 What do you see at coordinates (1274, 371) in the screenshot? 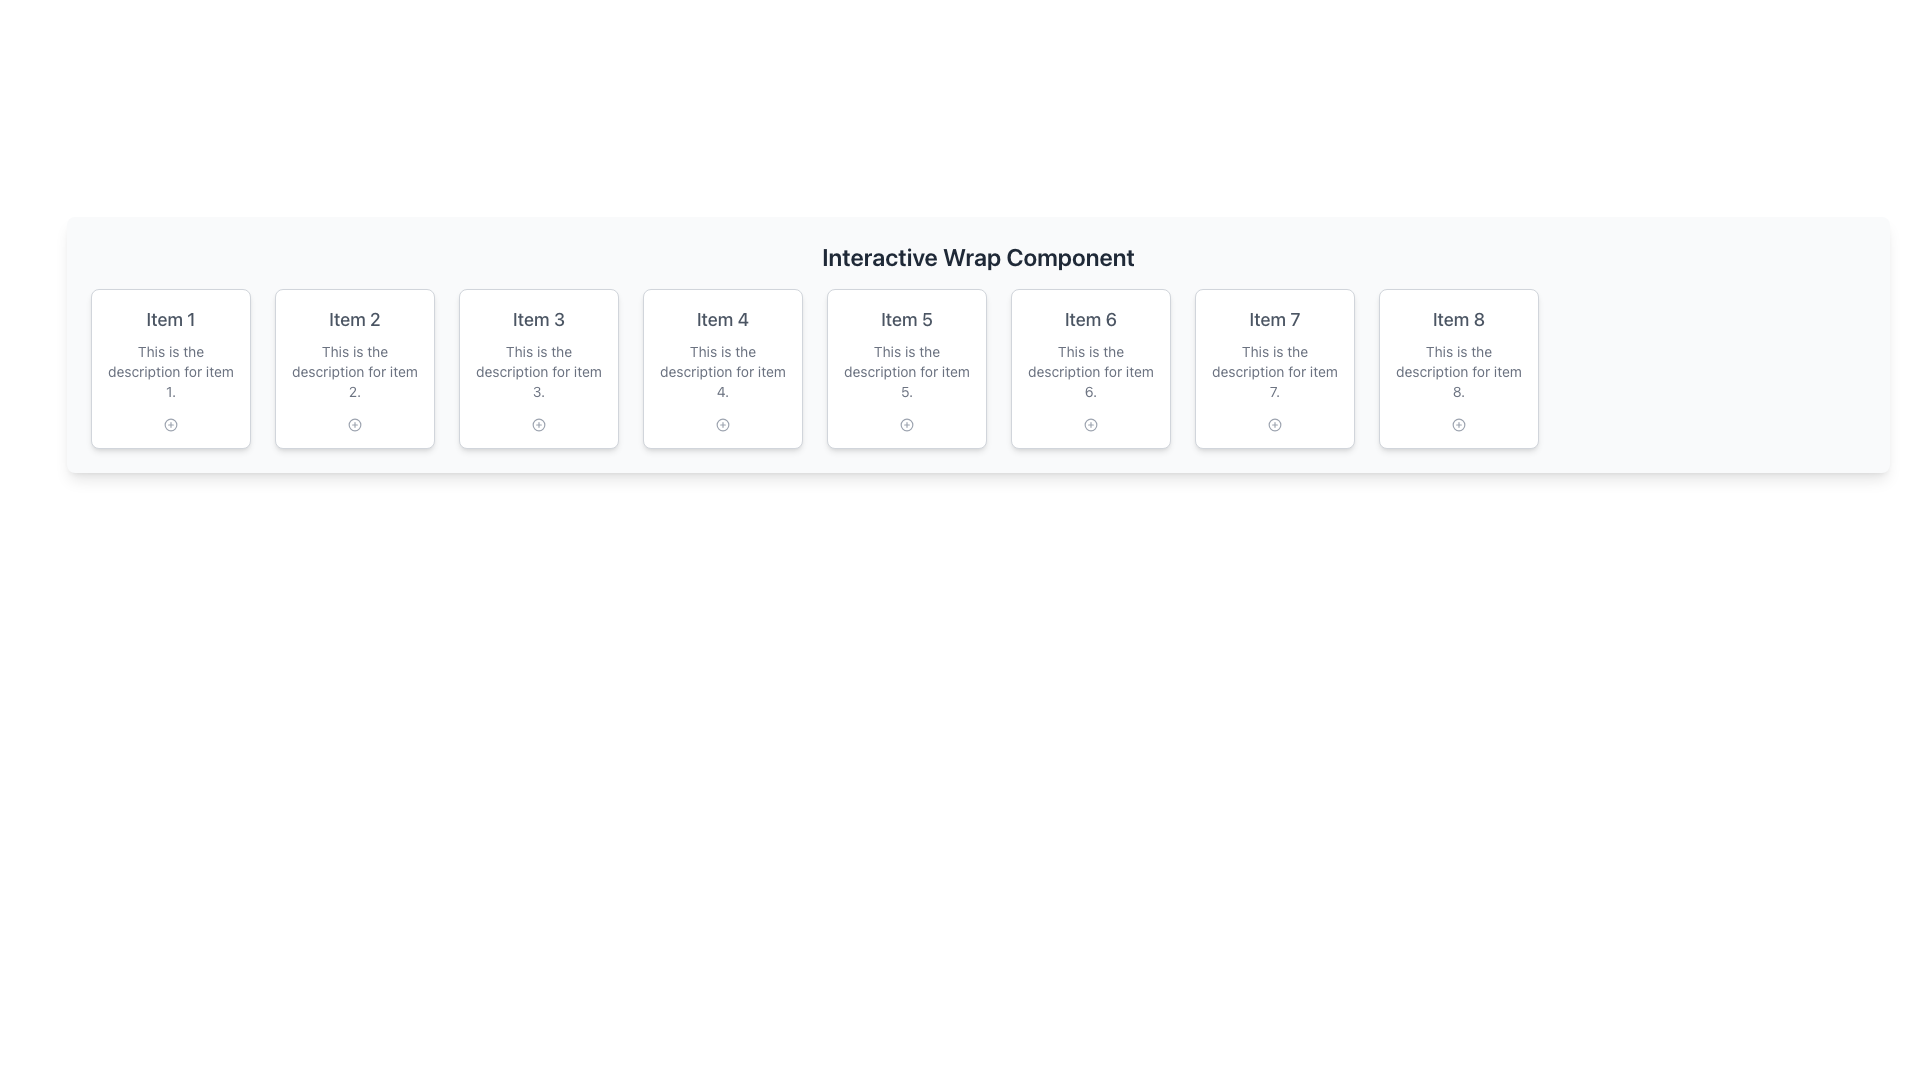
I see `the static text element providing additional information related to 'Item 7', located in the center of the seventh card below the title and above the icon` at bounding box center [1274, 371].